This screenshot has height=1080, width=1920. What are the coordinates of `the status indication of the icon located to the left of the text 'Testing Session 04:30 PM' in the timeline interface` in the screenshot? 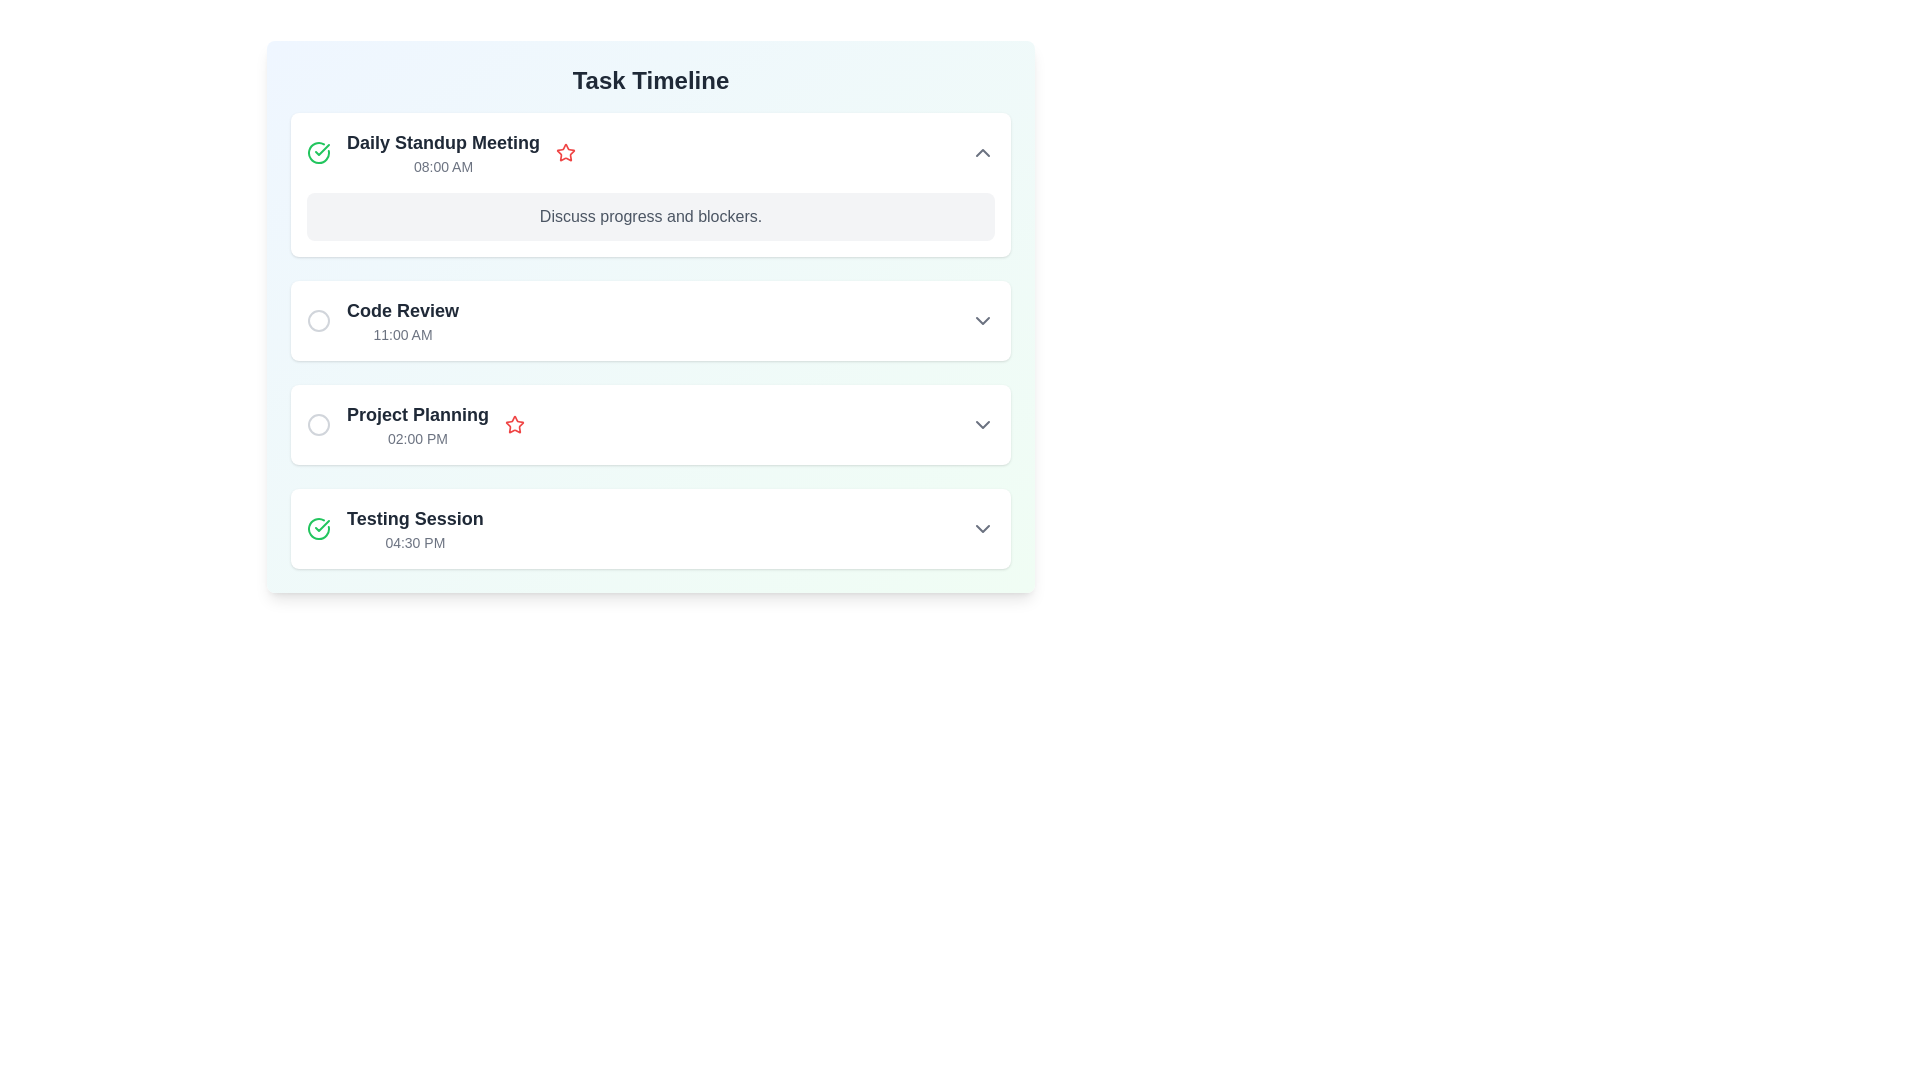 It's located at (317, 527).